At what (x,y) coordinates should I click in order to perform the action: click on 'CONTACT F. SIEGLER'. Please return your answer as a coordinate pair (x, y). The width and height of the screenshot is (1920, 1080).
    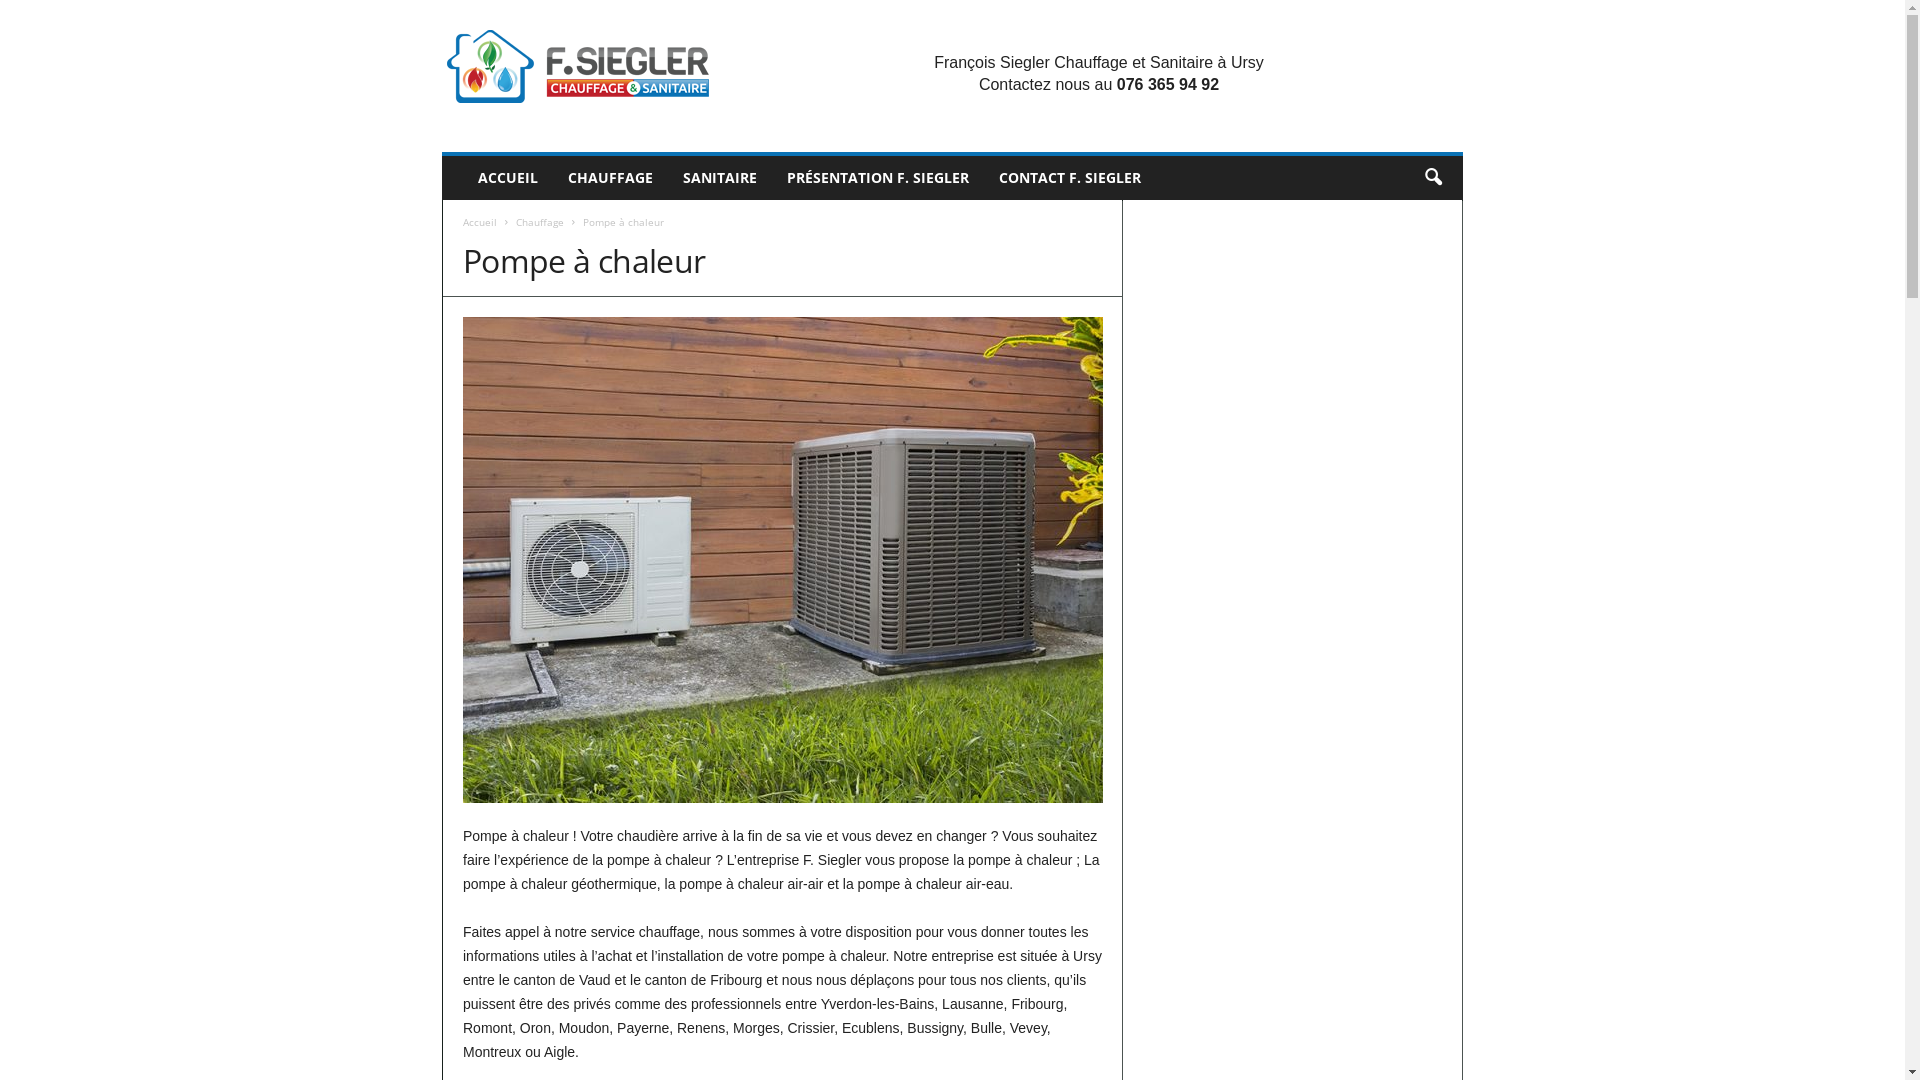
    Looking at the image, I should click on (1069, 176).